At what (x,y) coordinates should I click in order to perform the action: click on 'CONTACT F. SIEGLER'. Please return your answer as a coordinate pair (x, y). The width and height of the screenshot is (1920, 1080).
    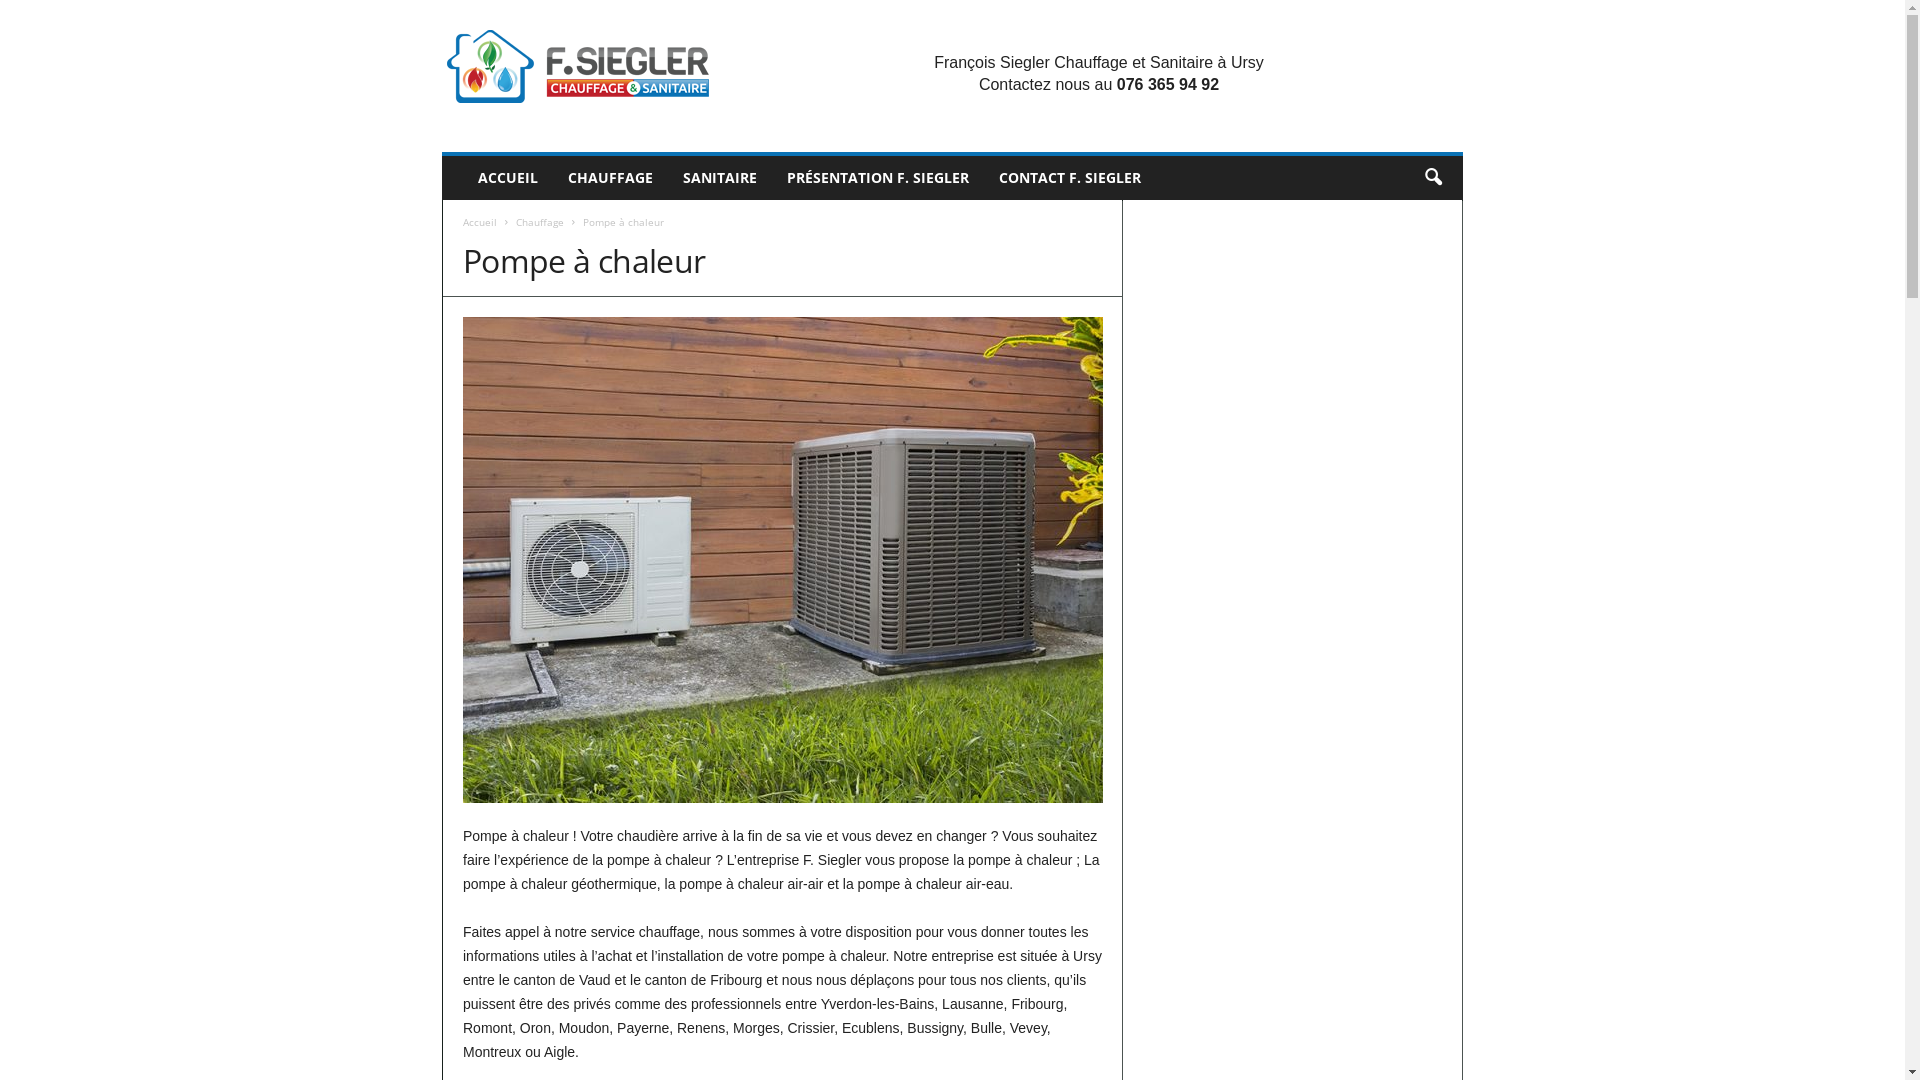
    Looking at the image, I should click on (1069, 176).